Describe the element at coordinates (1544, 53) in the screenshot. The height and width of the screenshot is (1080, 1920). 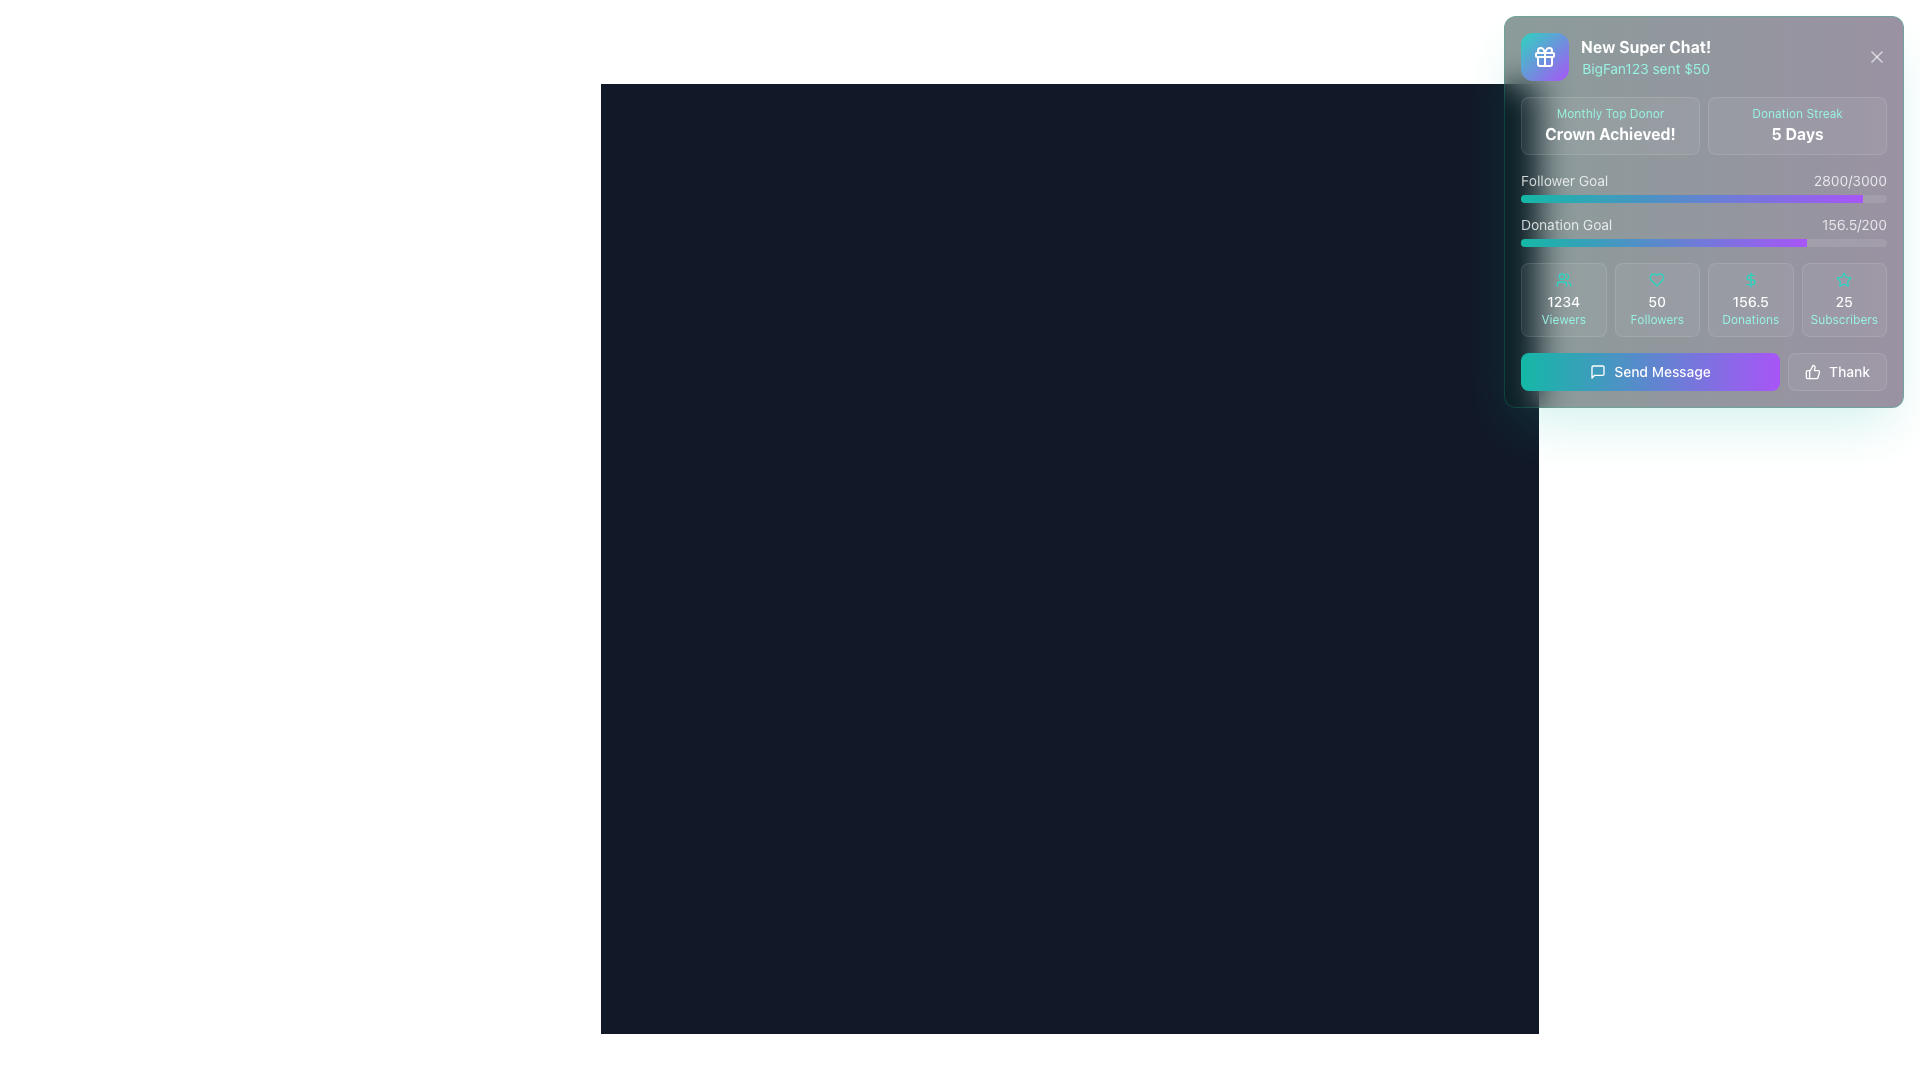
I see `the horizontal ribbon decoration of the gift box icon, which visually represents the ribbon tied around the box` at that location.